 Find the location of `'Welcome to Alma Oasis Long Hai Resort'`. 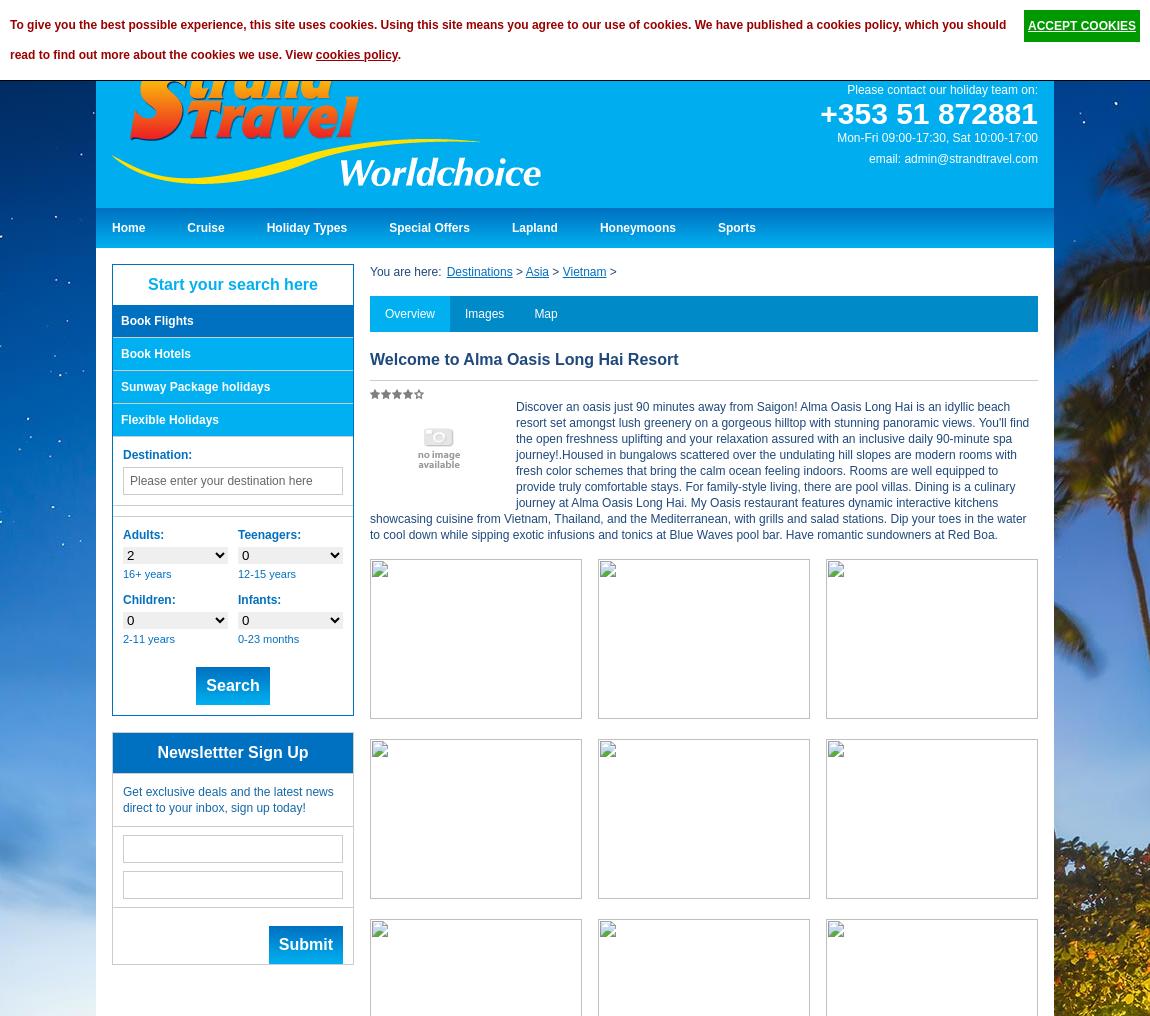

'Welcome to Alma Oasis Long Hai Resort' is located at coordinates (524, 359).